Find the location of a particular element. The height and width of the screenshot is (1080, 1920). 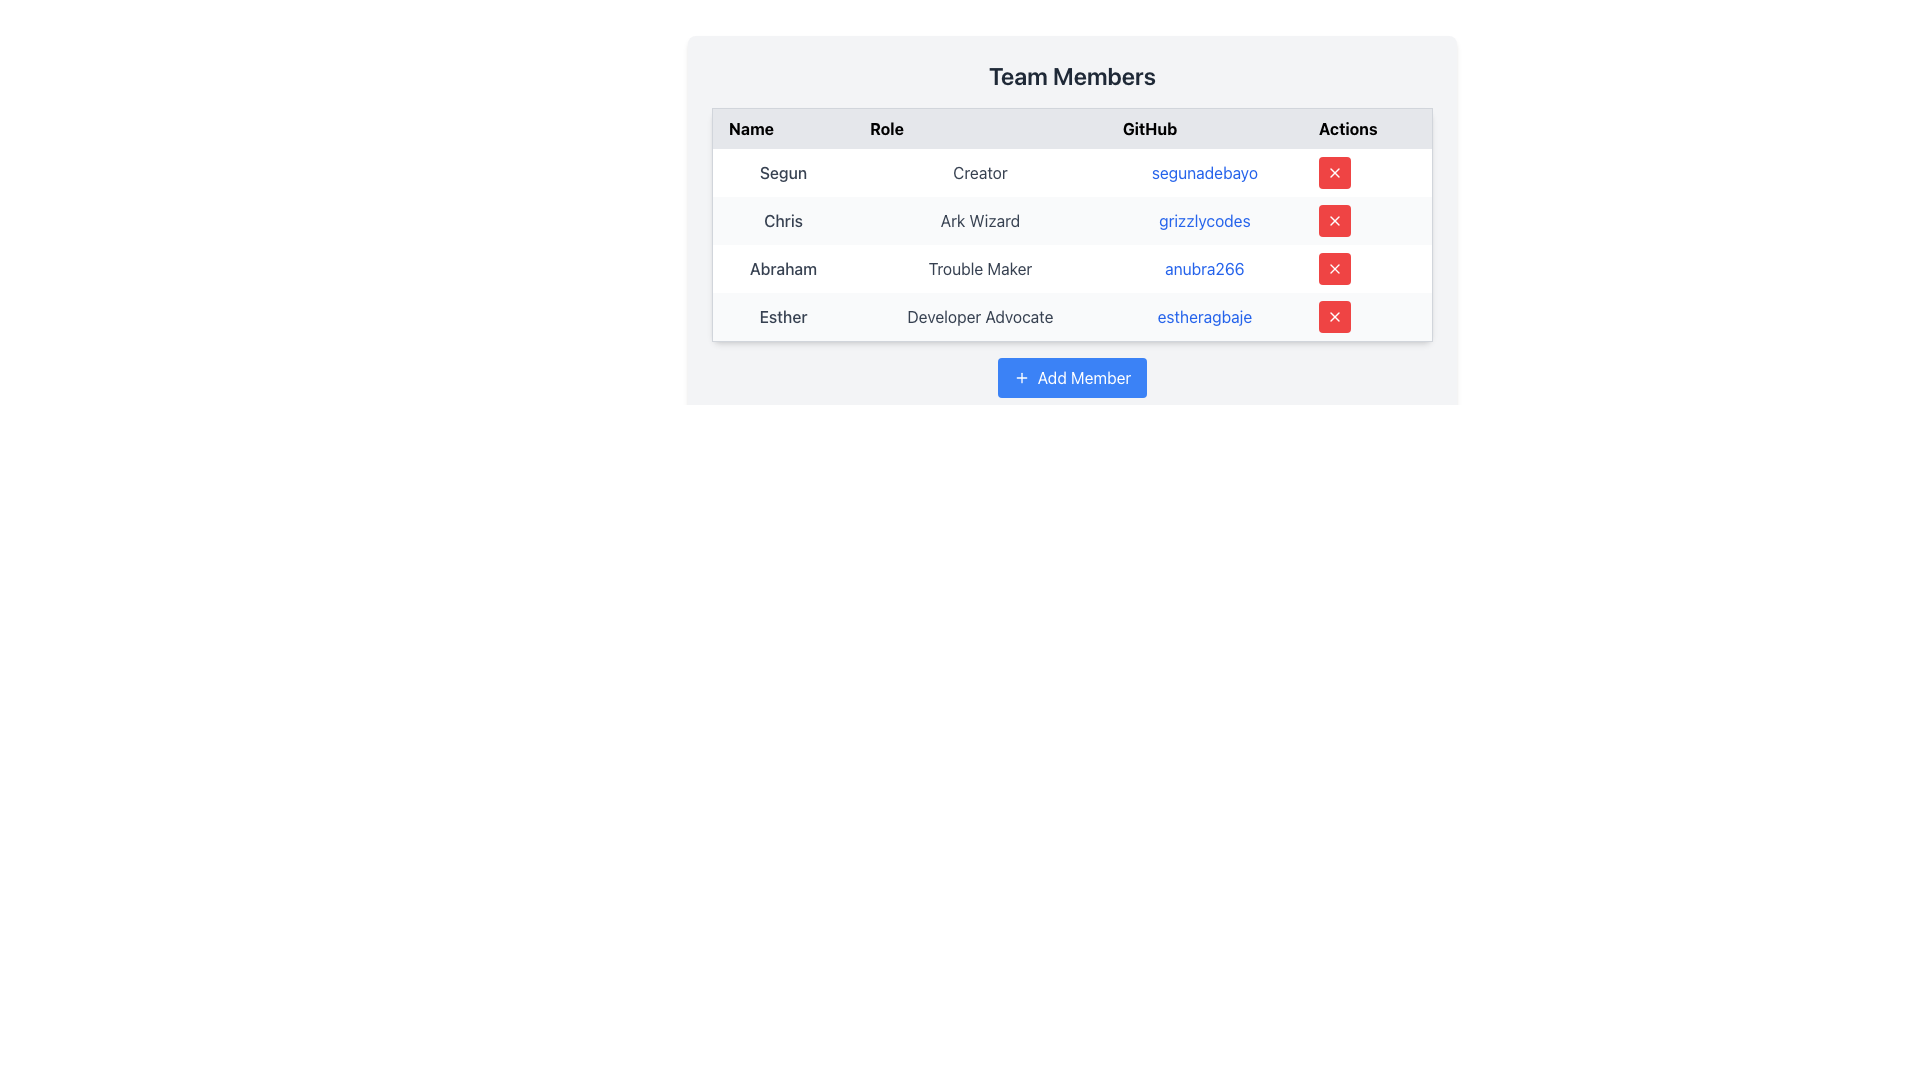

the red button with a white 'X' symbol in the 'Actions' column of the third row corresponding to the 'Abraham' entry is located at coordinates (1334, 268).